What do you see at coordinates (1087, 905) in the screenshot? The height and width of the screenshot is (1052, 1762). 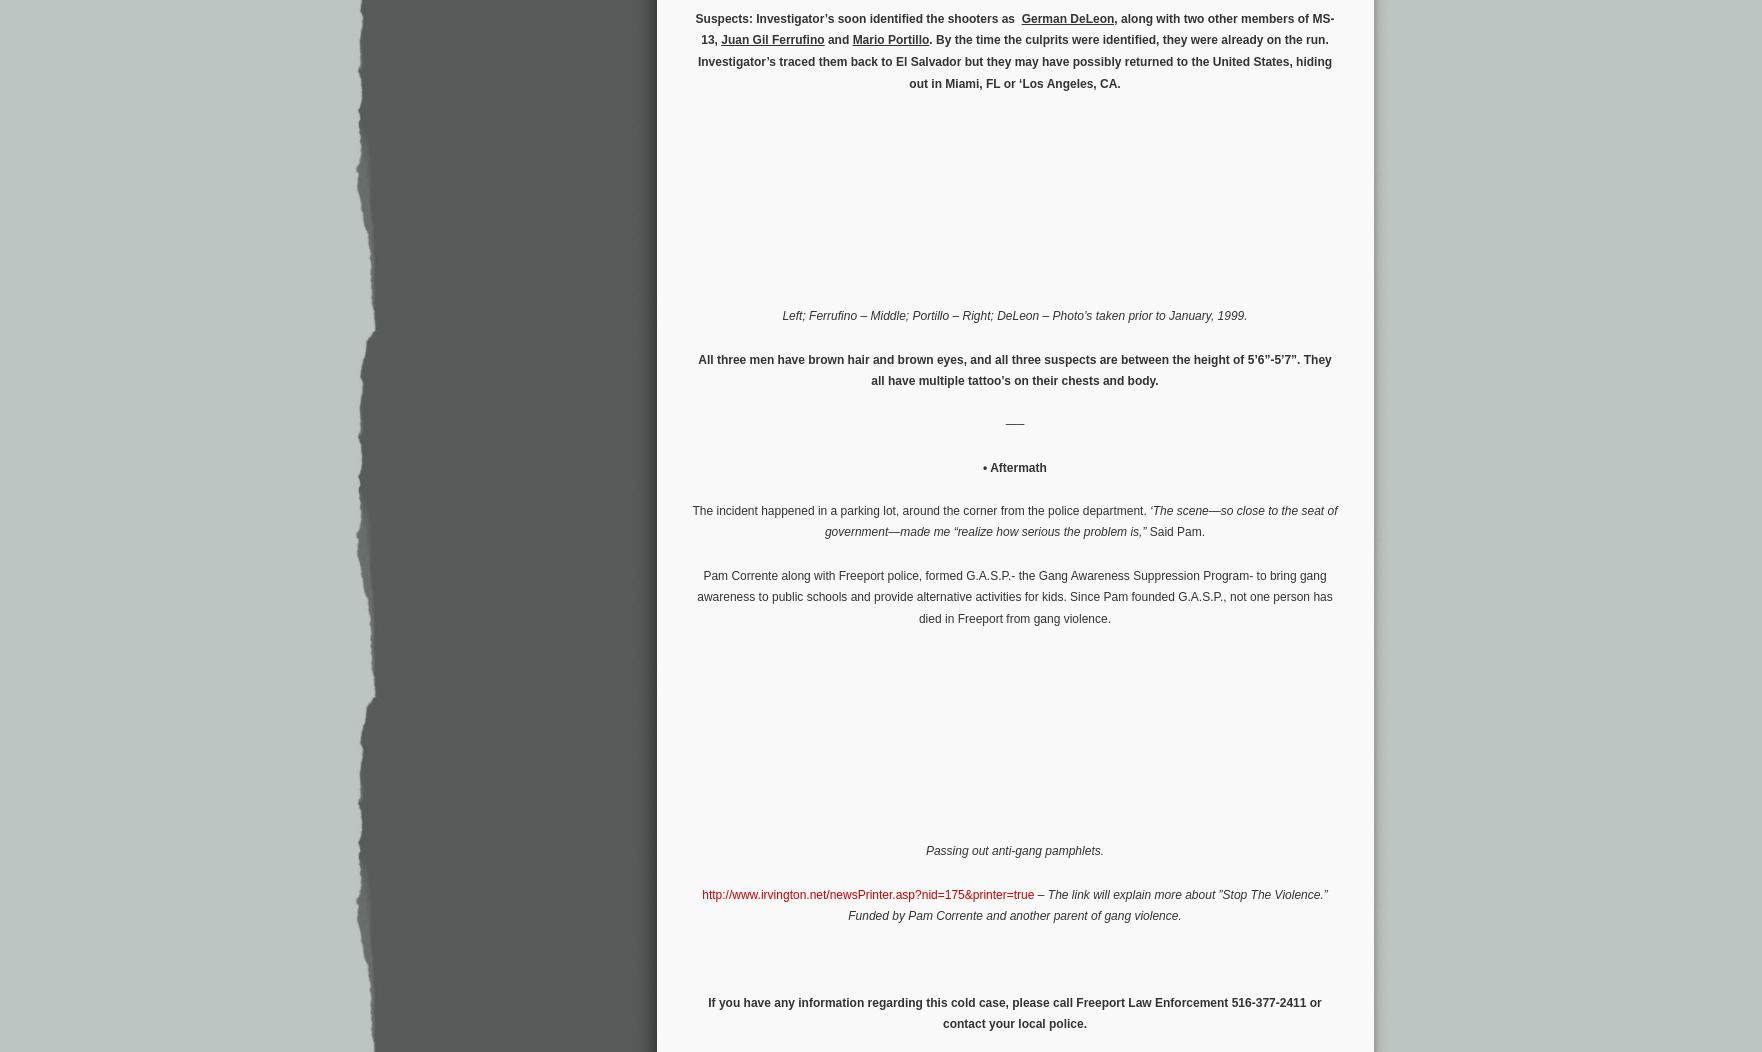 I see `'The link will explain more about ”Stop The Violence.” Funded by Pam Corrente and another parent of gang violence.'` at bounding box center [1087, 905].